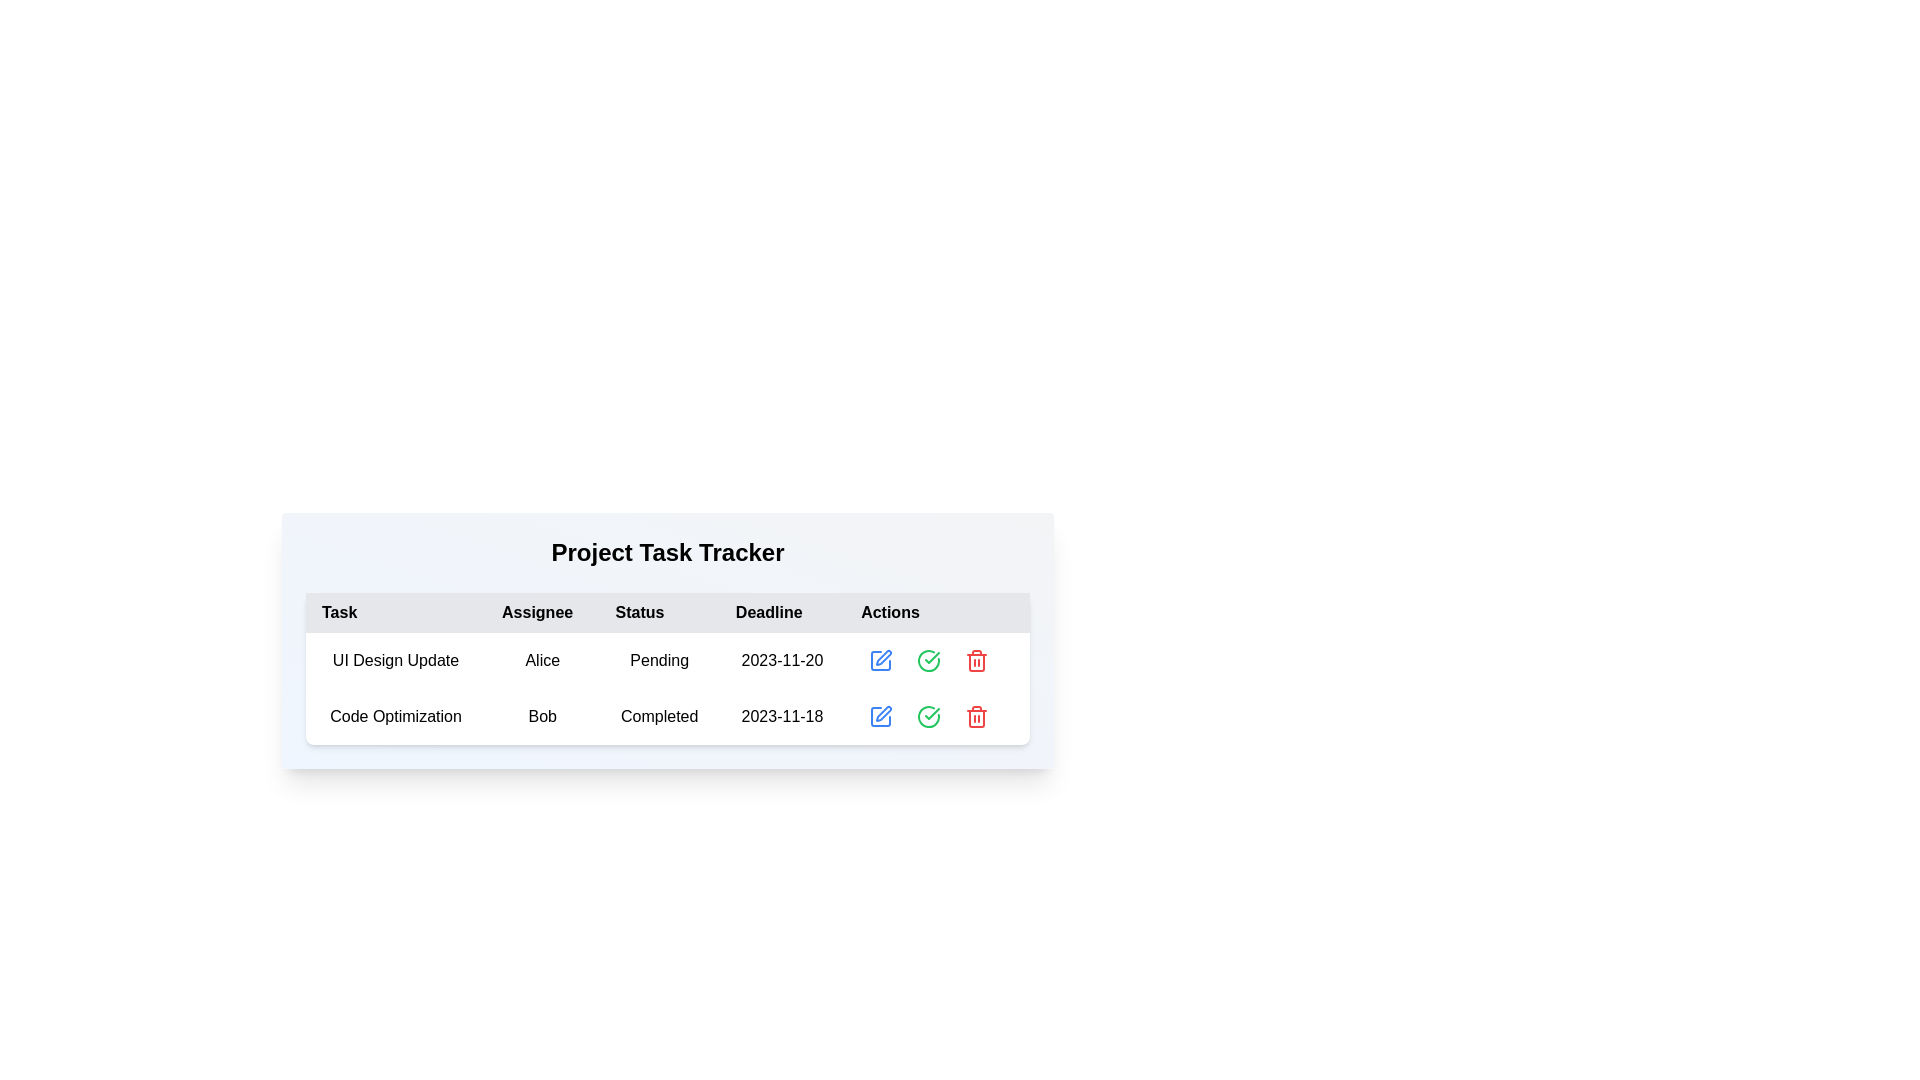  Describe the element at coordinates (667, 668) in the screenshot. I see `a specific data cell in the table located within the 'Project Task Tracker' card, which displays project-related information including tasks and their statuses` at that location.